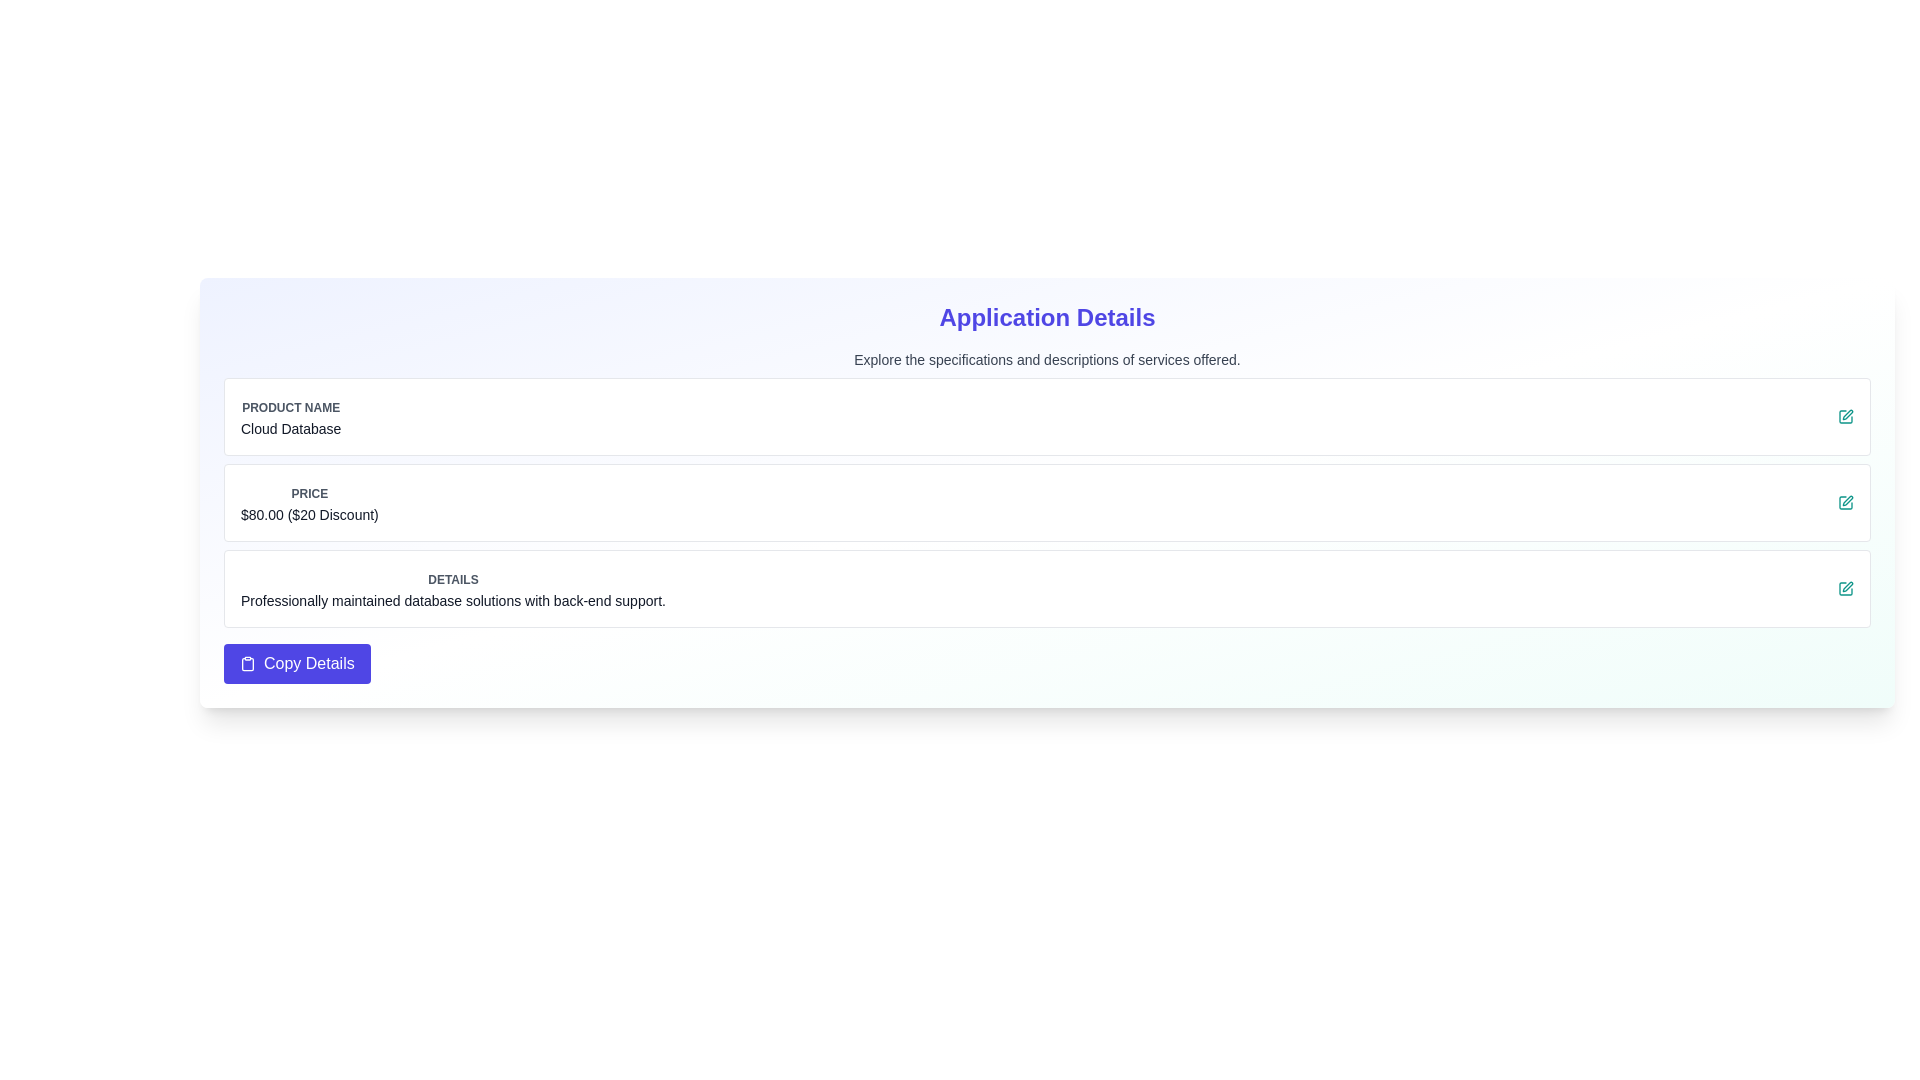 The image size is (1920, 1080). Describe the element at coordinates (308, 501) in the screenshot. I see `the text block element displaying 'PRICE' and '$80.00 ($20 Discount)' situated between 'PRODUCT NAME' and 'DETAILS'` at that location.